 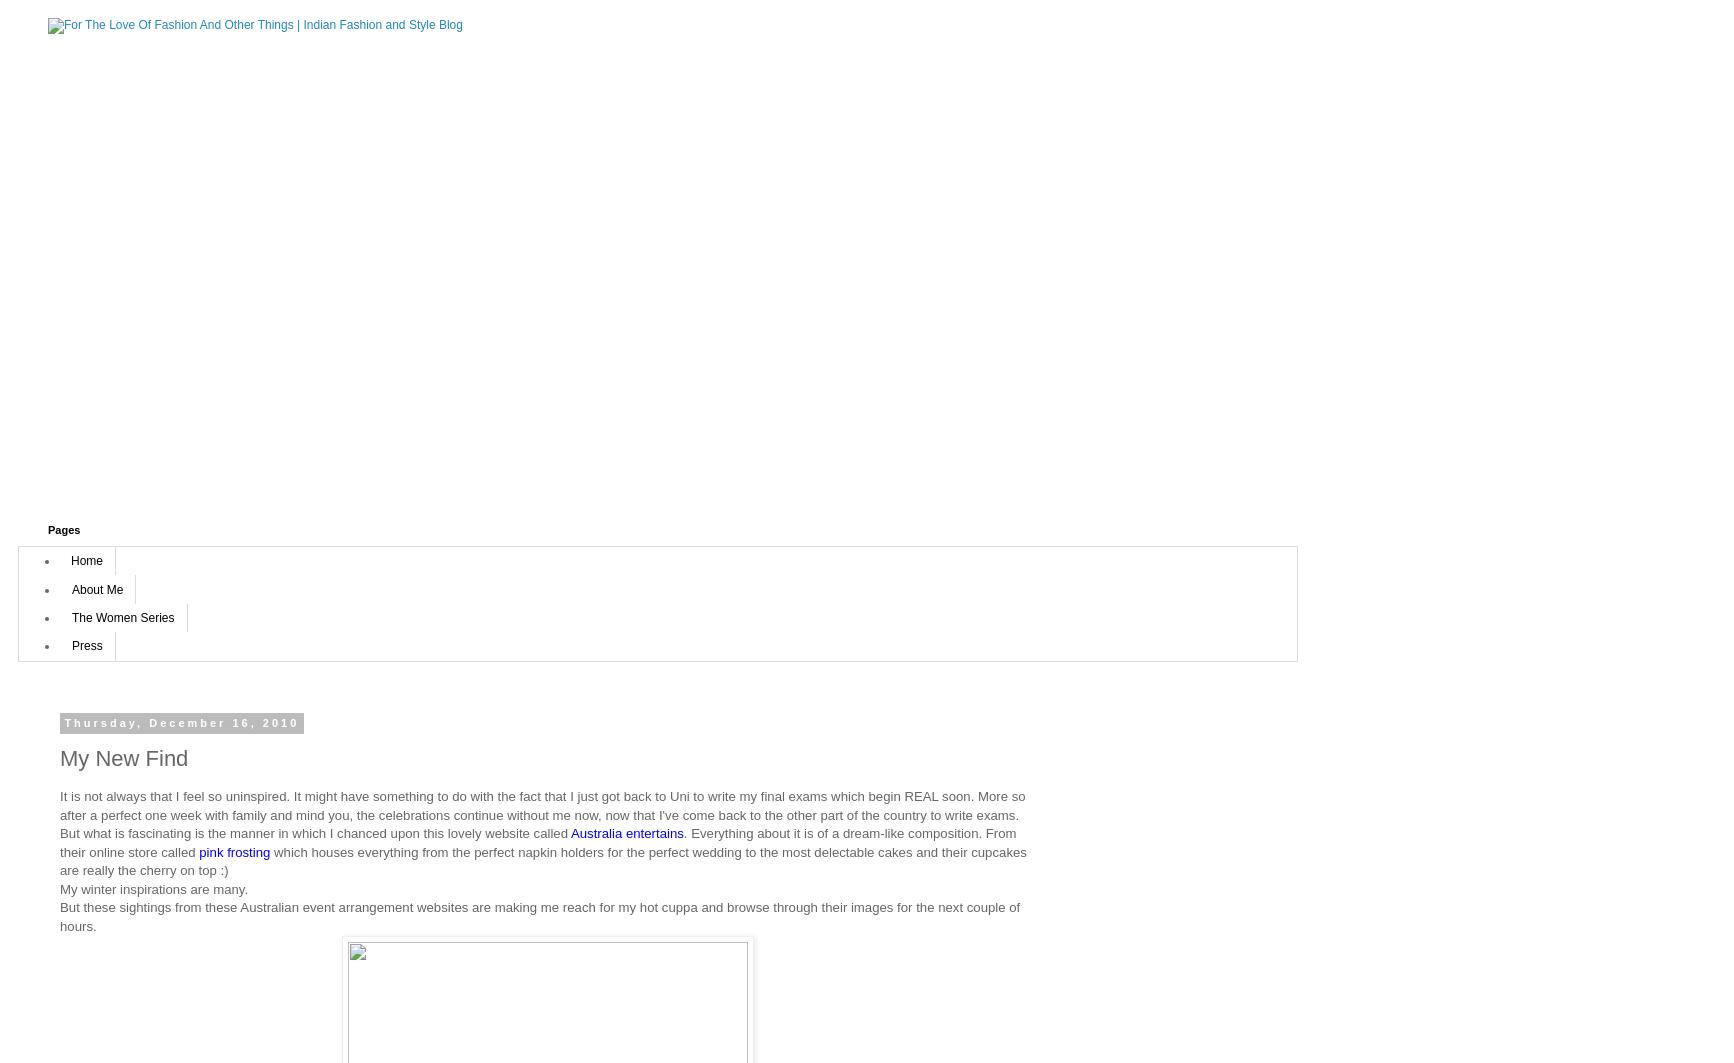 I want to click on 'My winter inspirations are many.', so click(x=153, y=887).